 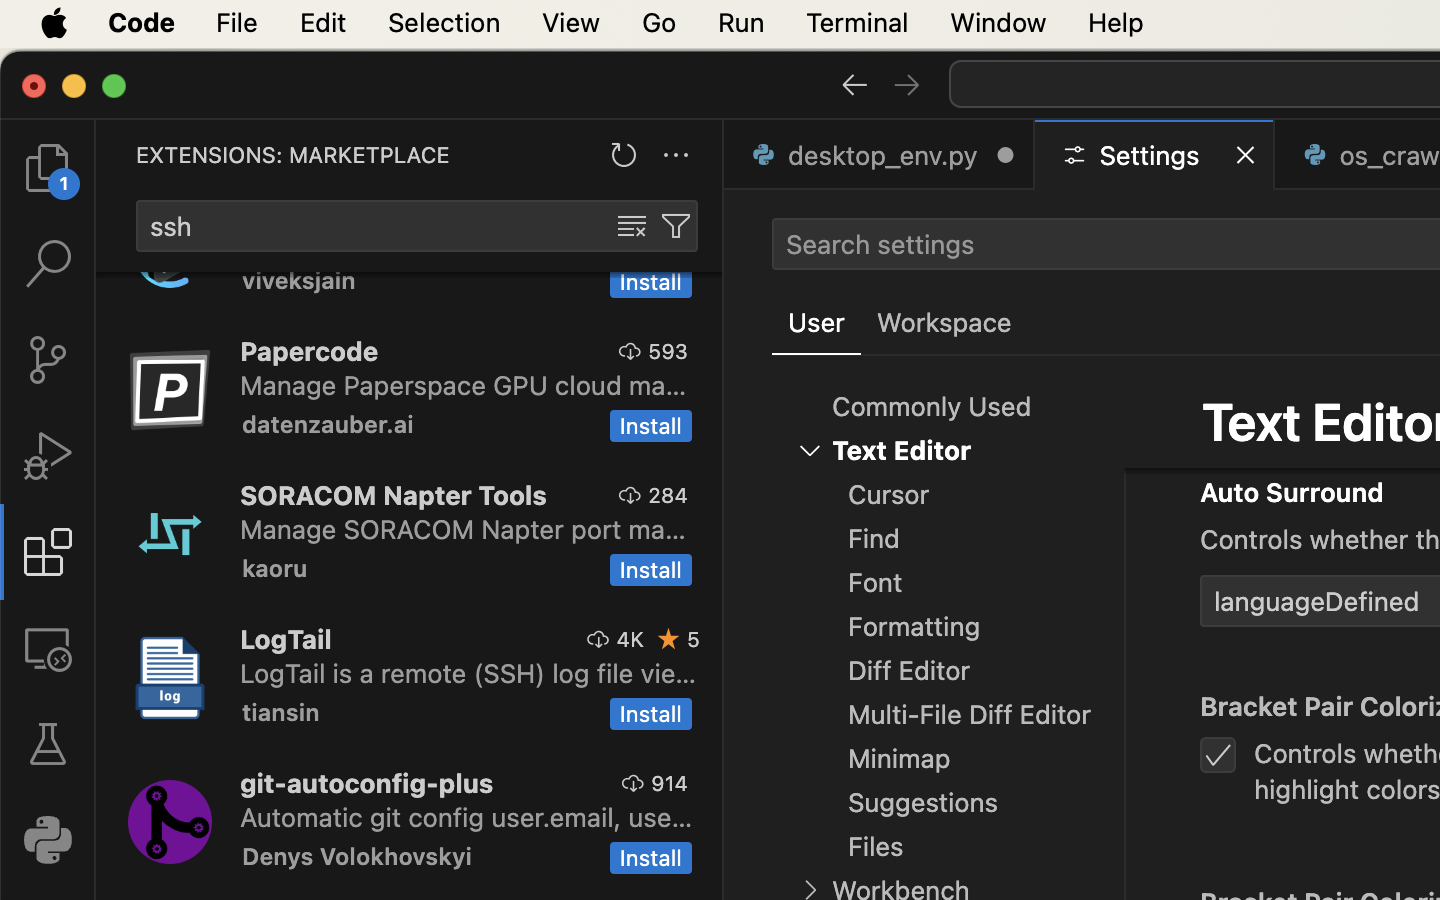 I want to click on 'LogTail', so click(x=284, y=639).